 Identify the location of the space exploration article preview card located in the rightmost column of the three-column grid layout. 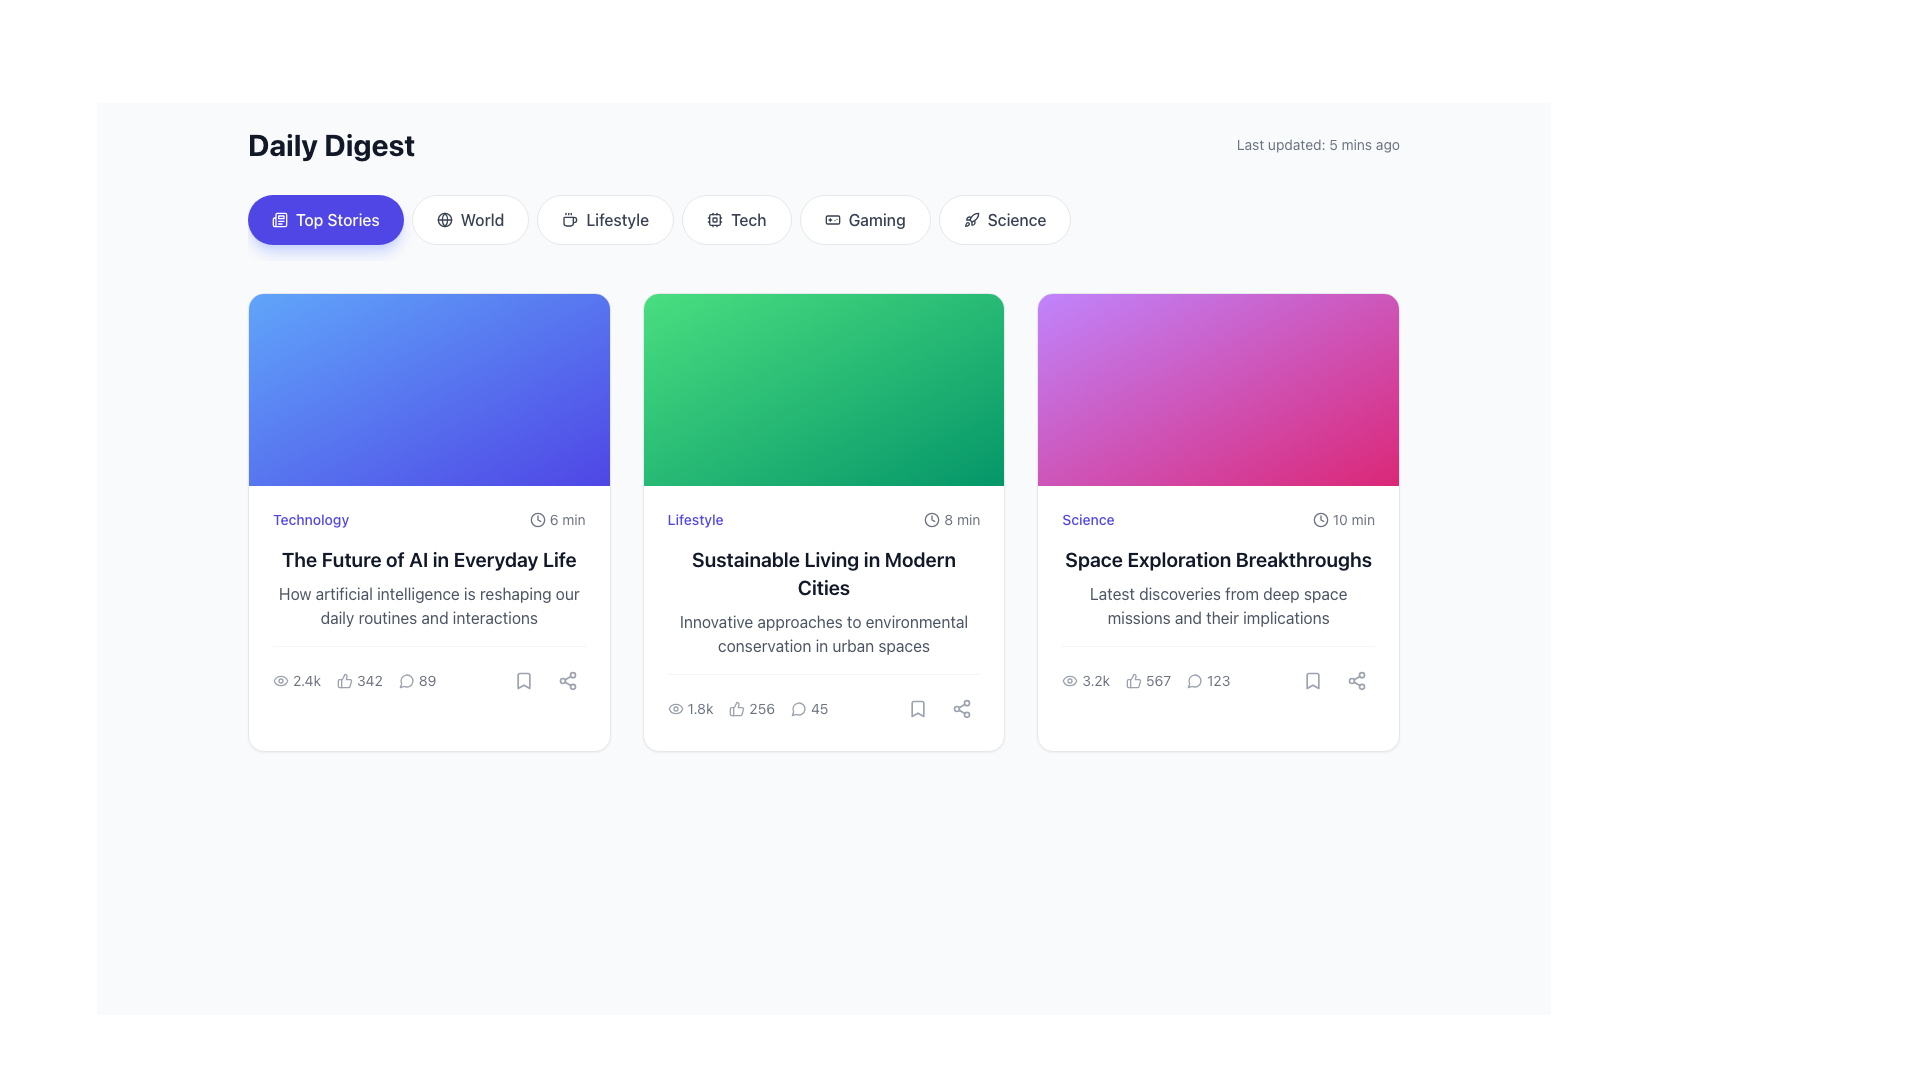
(1217, 521).